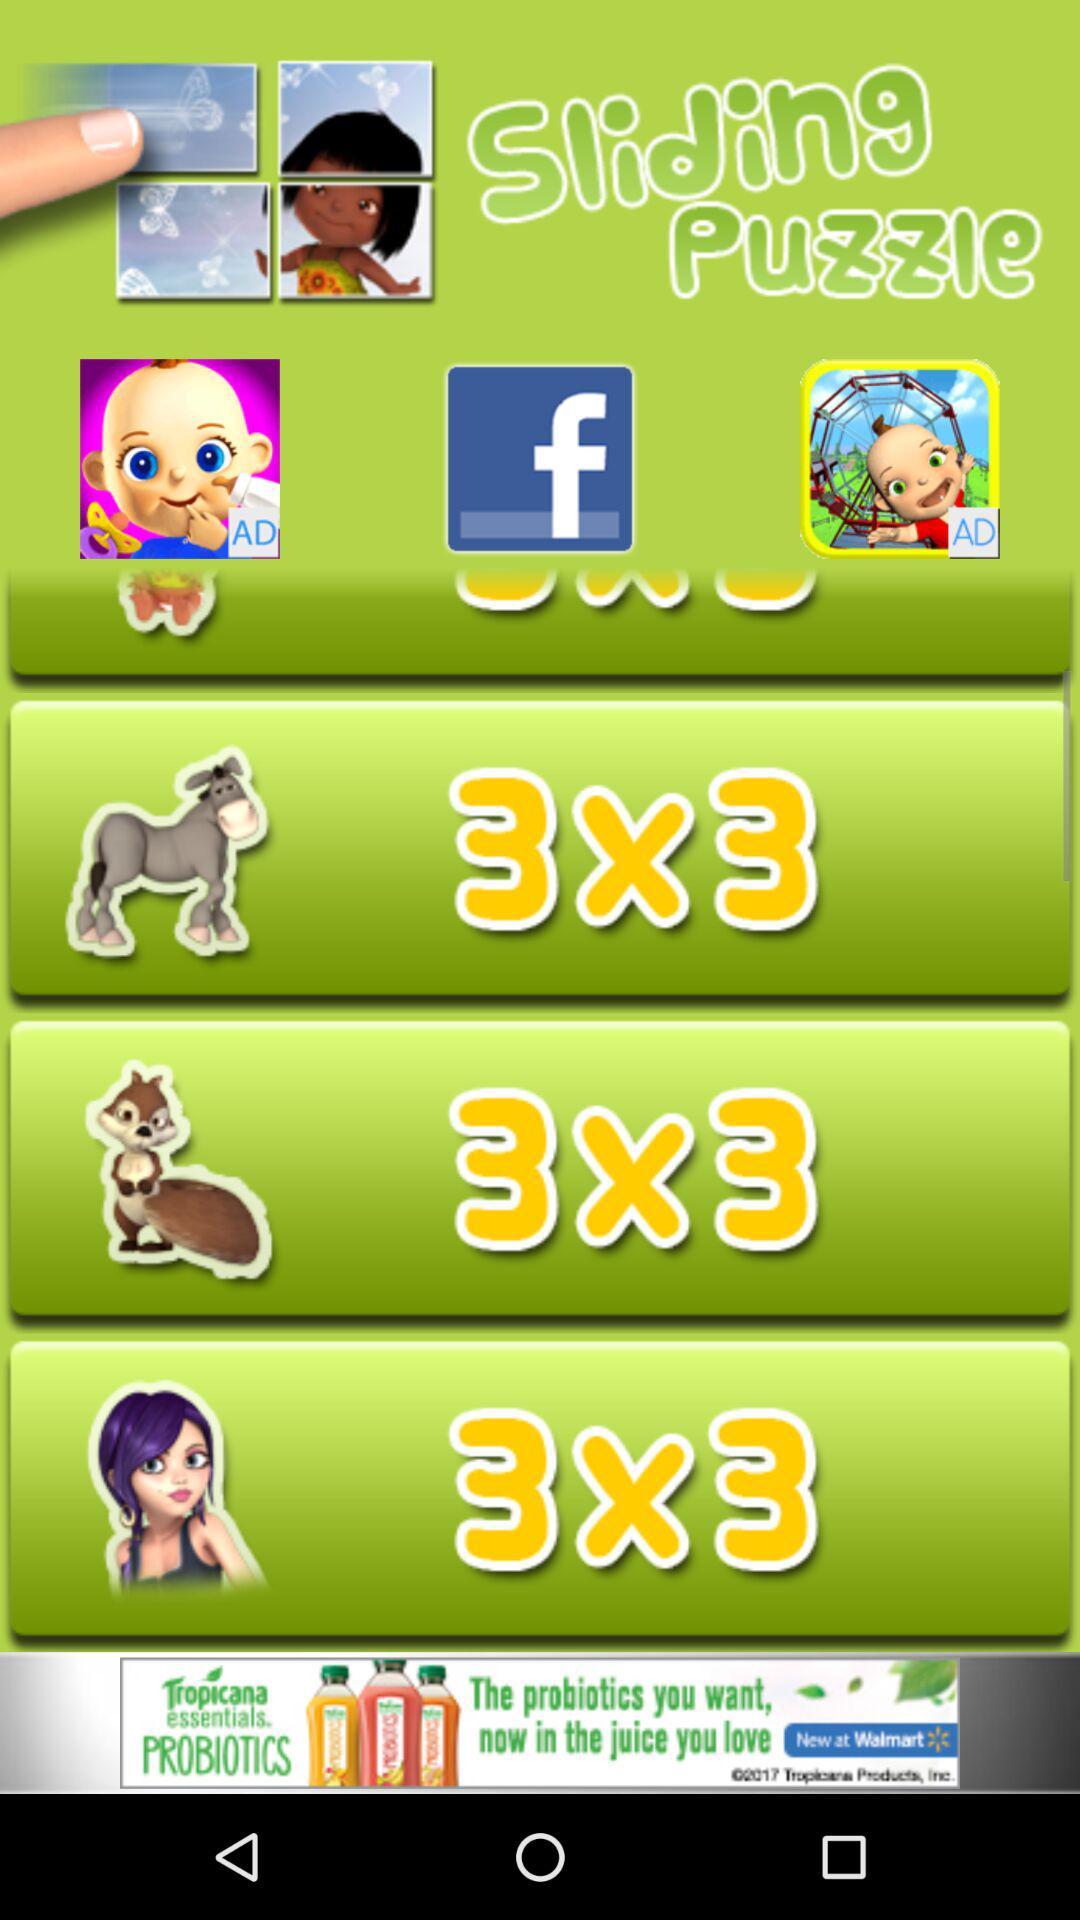 This screenshot has width=1080, height=1920. What do you see at coordinates (898, 458) in the screenshot?
I see `open advertisement` at bounding box center [898, 458].